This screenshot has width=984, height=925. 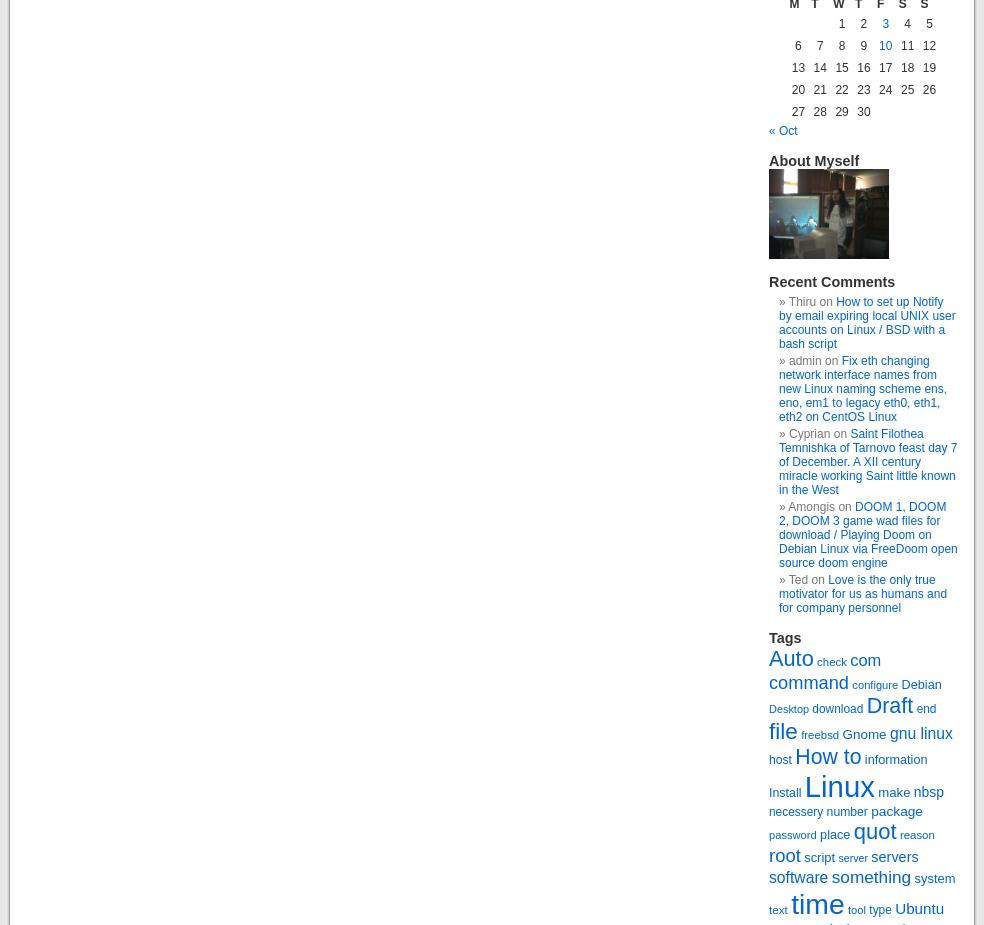 I want to click on '5', so click(x=928, y=22).